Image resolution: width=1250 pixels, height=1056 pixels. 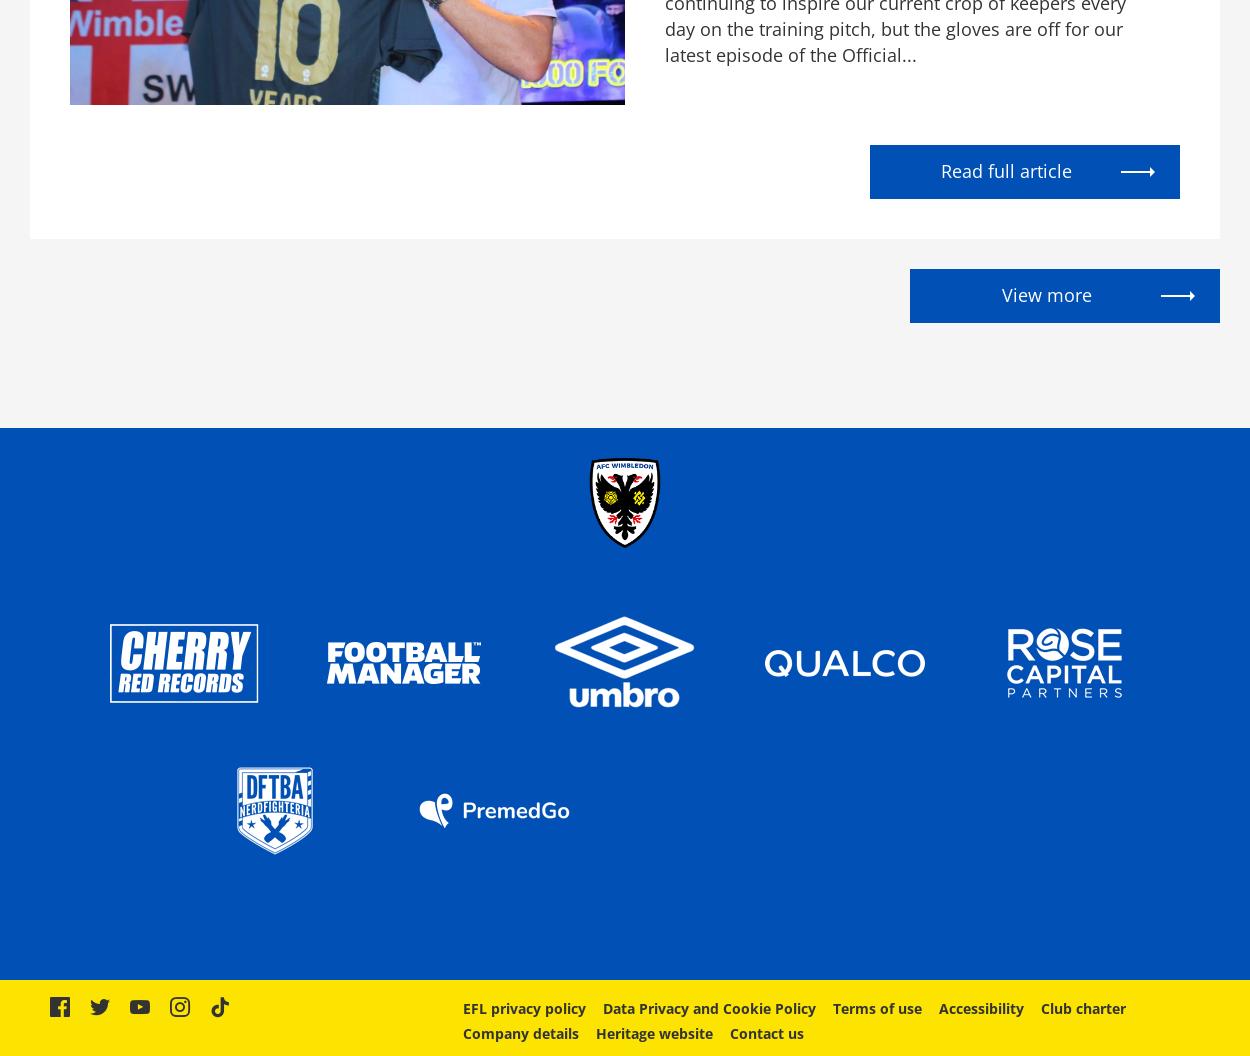 What do you see at coordinates (979, 1006) in the screenshot?
I see `'Accessibility'` at bounding box center [979, 1006].